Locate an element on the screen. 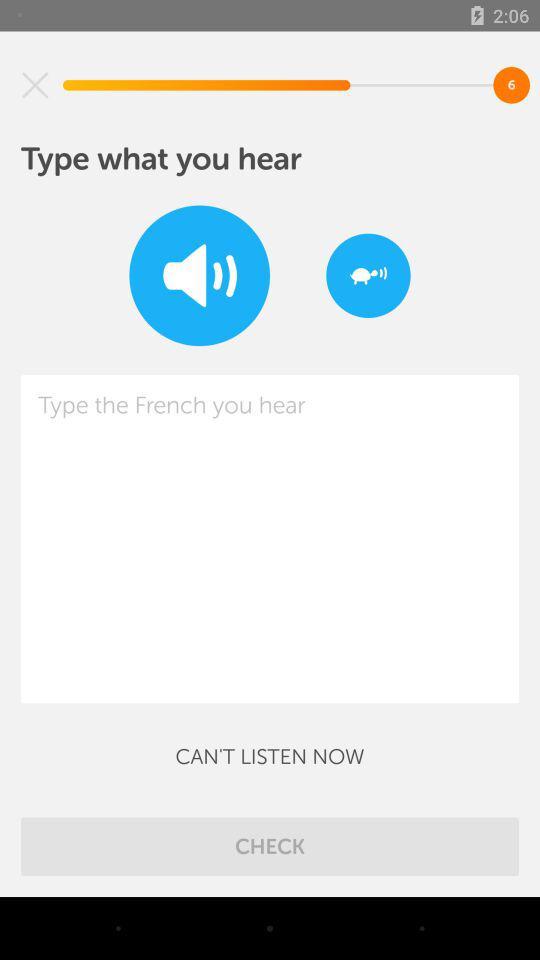 This screenshot has width=540, height=960. the item at the top right corner is located at coordinates (367, 274).